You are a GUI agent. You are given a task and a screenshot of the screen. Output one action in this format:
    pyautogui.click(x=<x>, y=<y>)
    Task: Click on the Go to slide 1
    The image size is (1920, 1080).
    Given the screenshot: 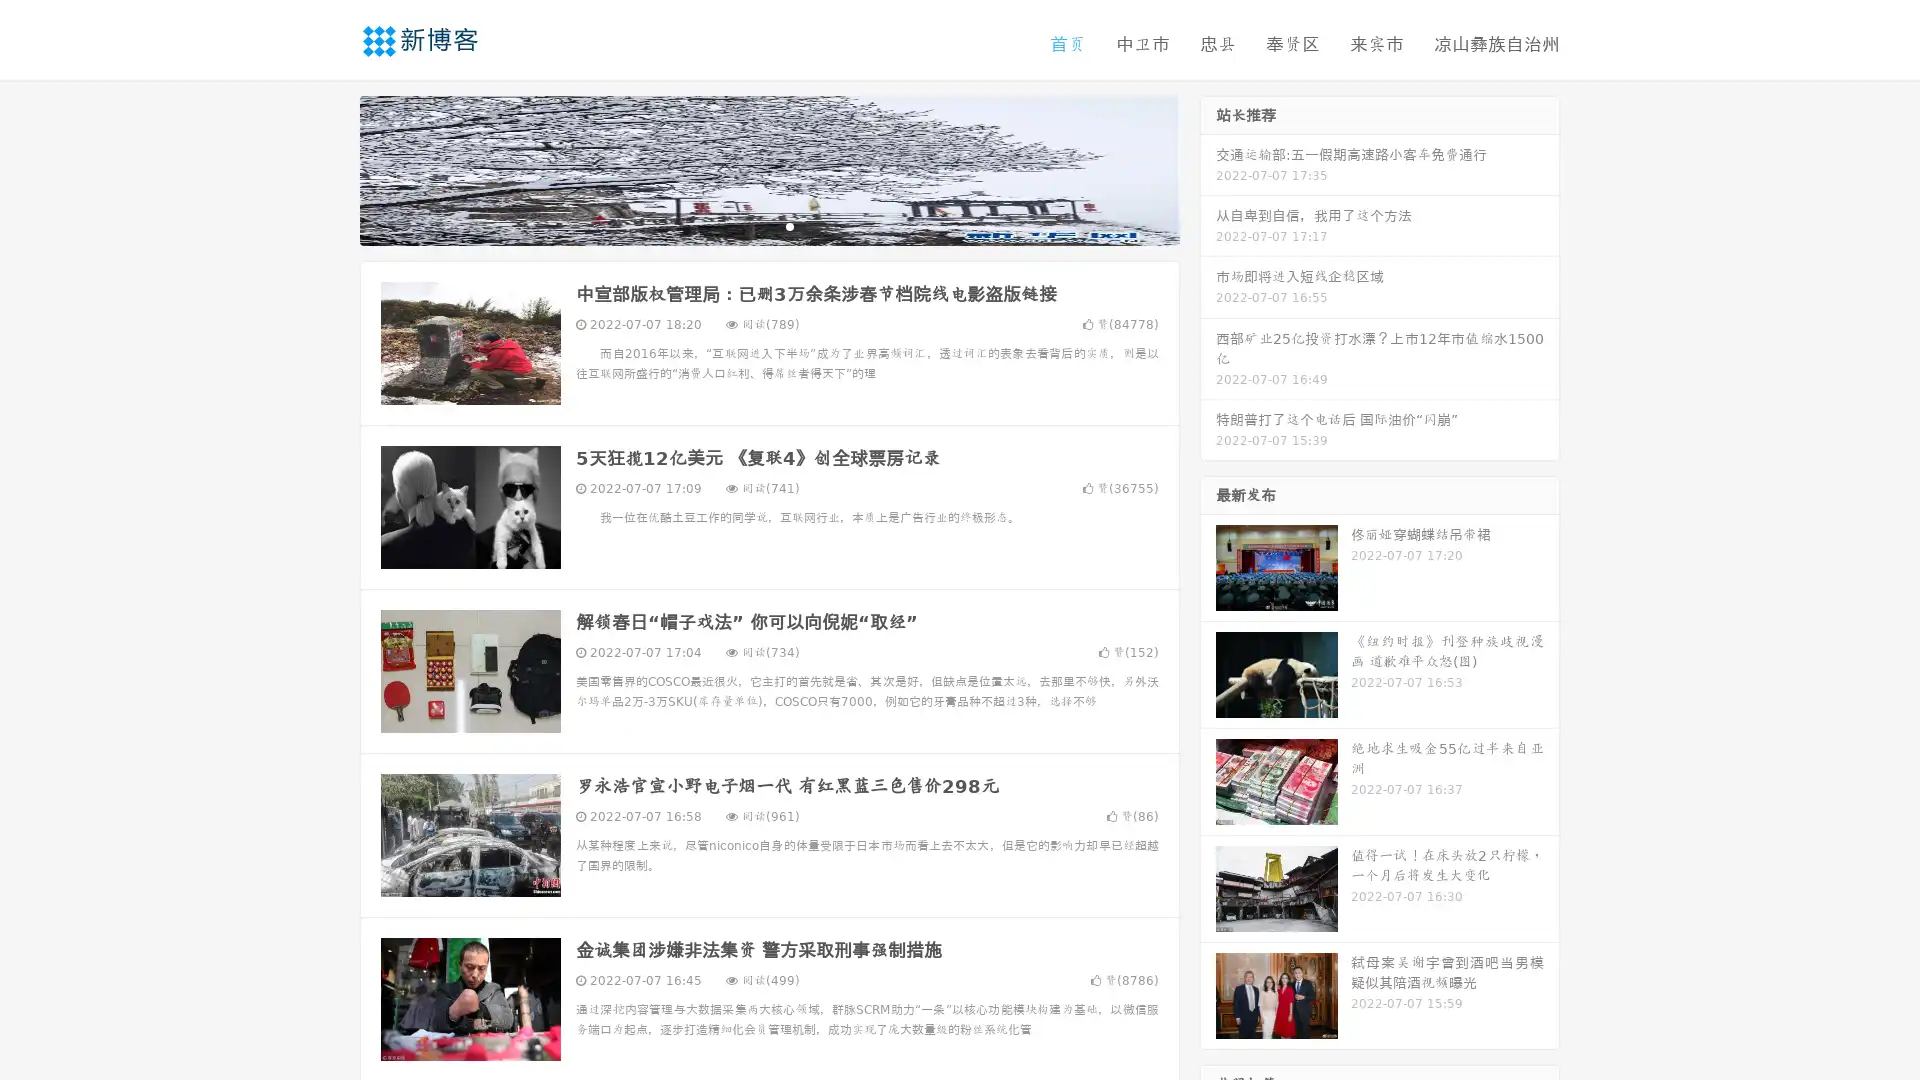 What is the action you would take?
    pyautogui.click(x=748, y=225)
    